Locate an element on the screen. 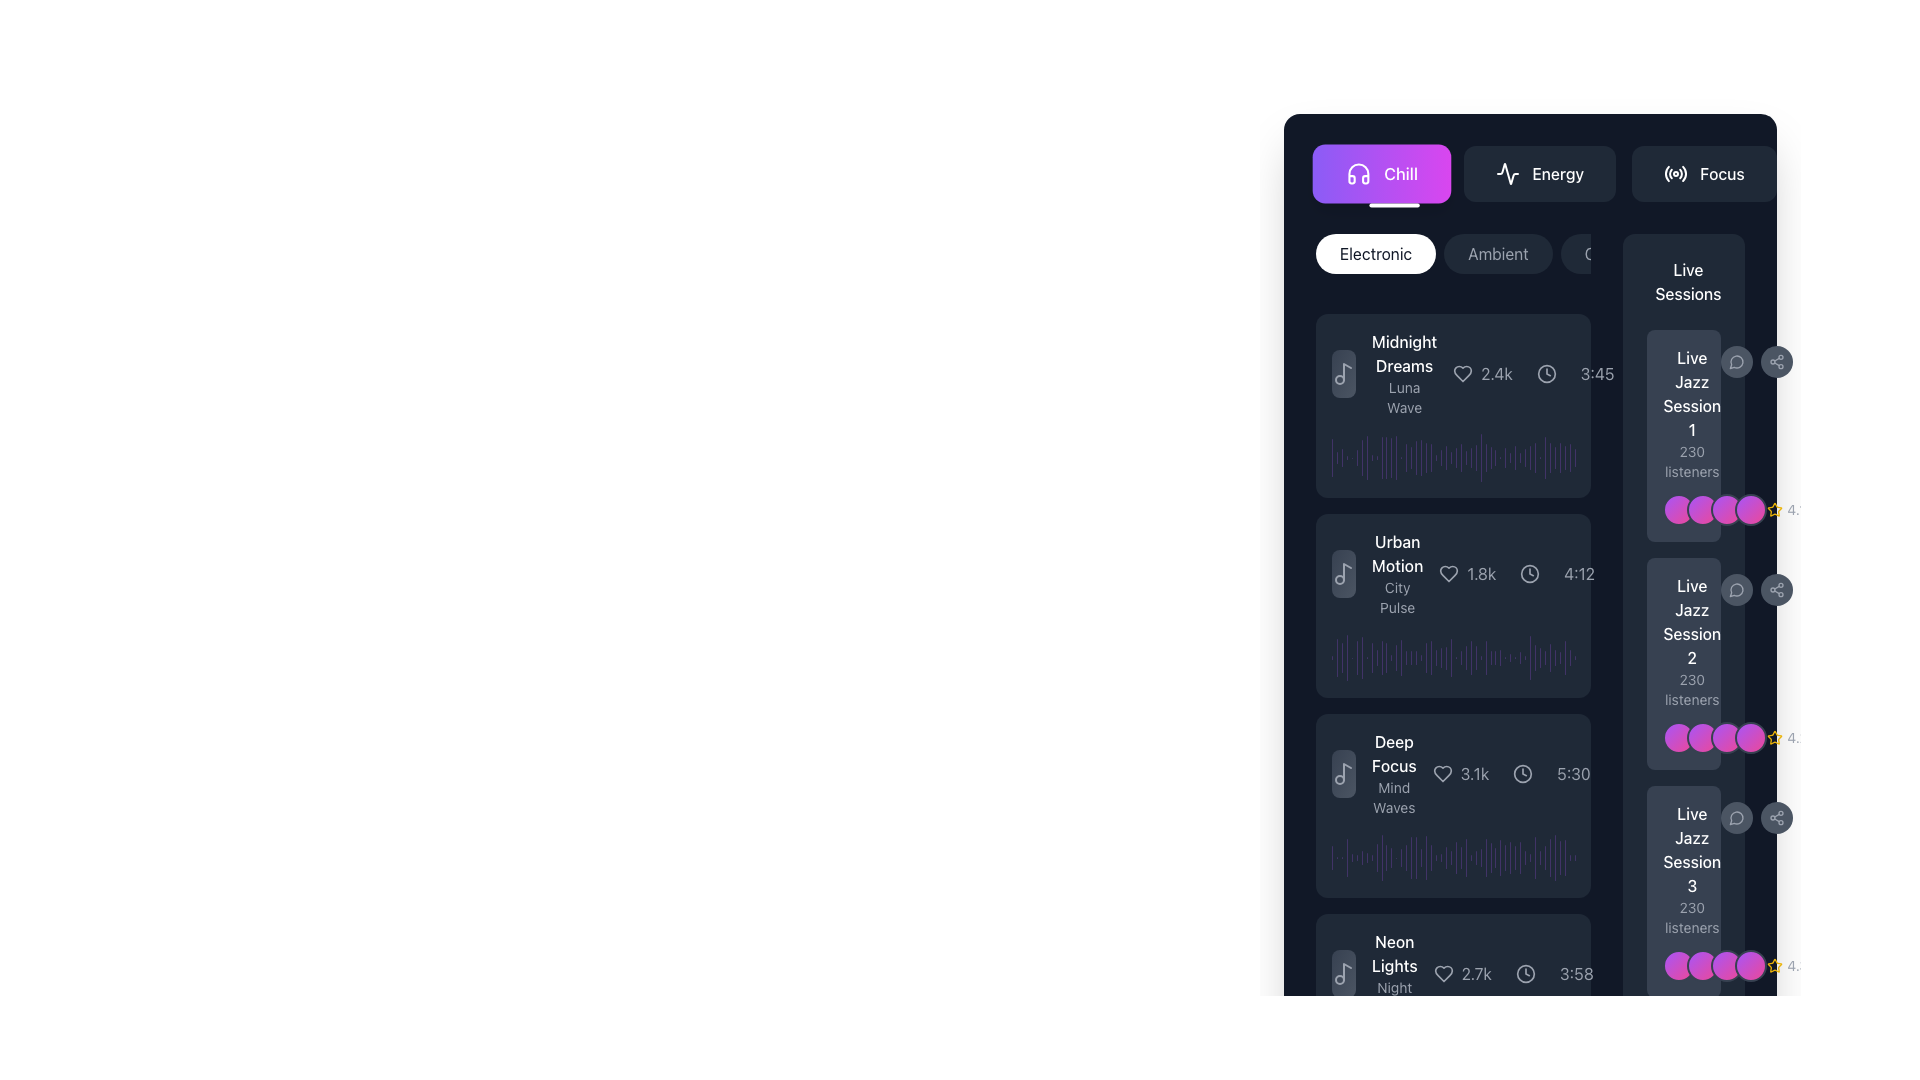 This screenshot has width=1920, height=1080. the second circular Avatar or Profile Icon representing a user or member in the list for the live session entry is located at coordinates (1702, 737).